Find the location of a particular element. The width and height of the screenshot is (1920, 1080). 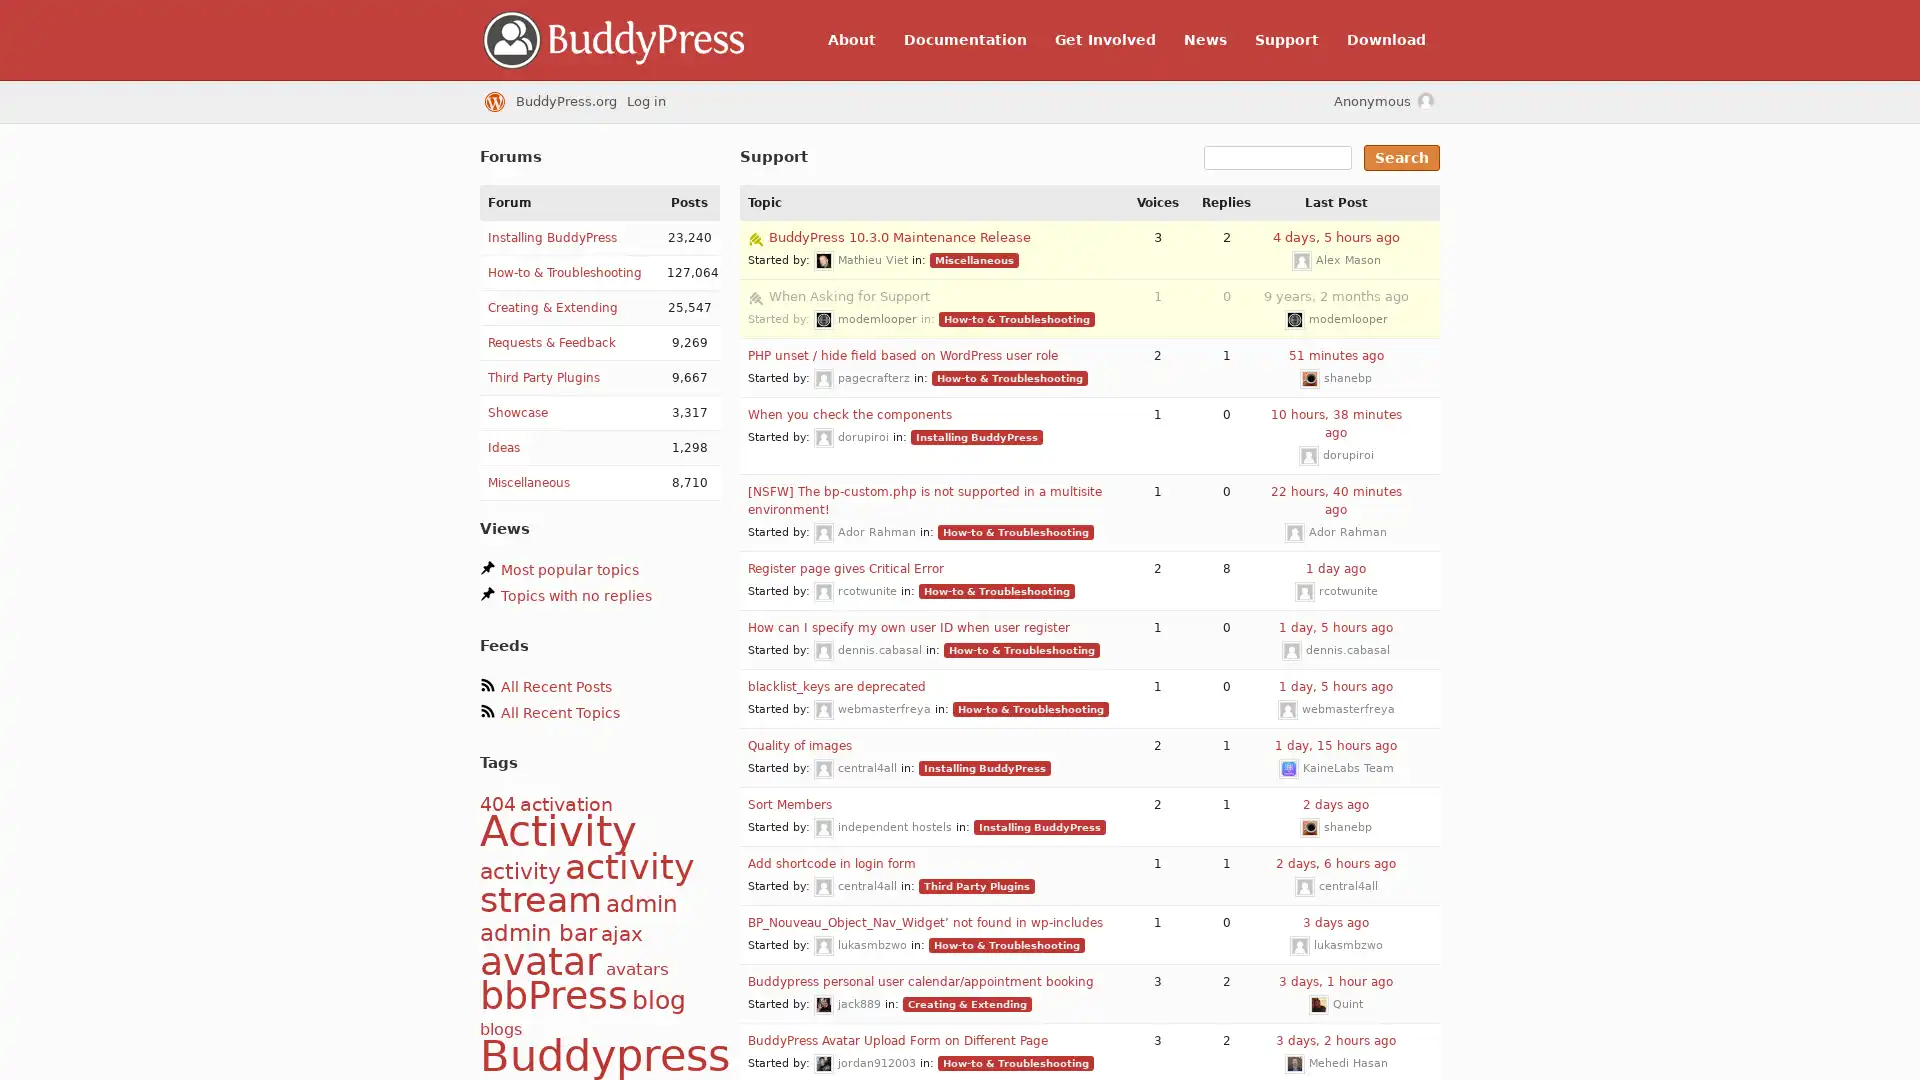

Search is located at coordinates (1400, 157).